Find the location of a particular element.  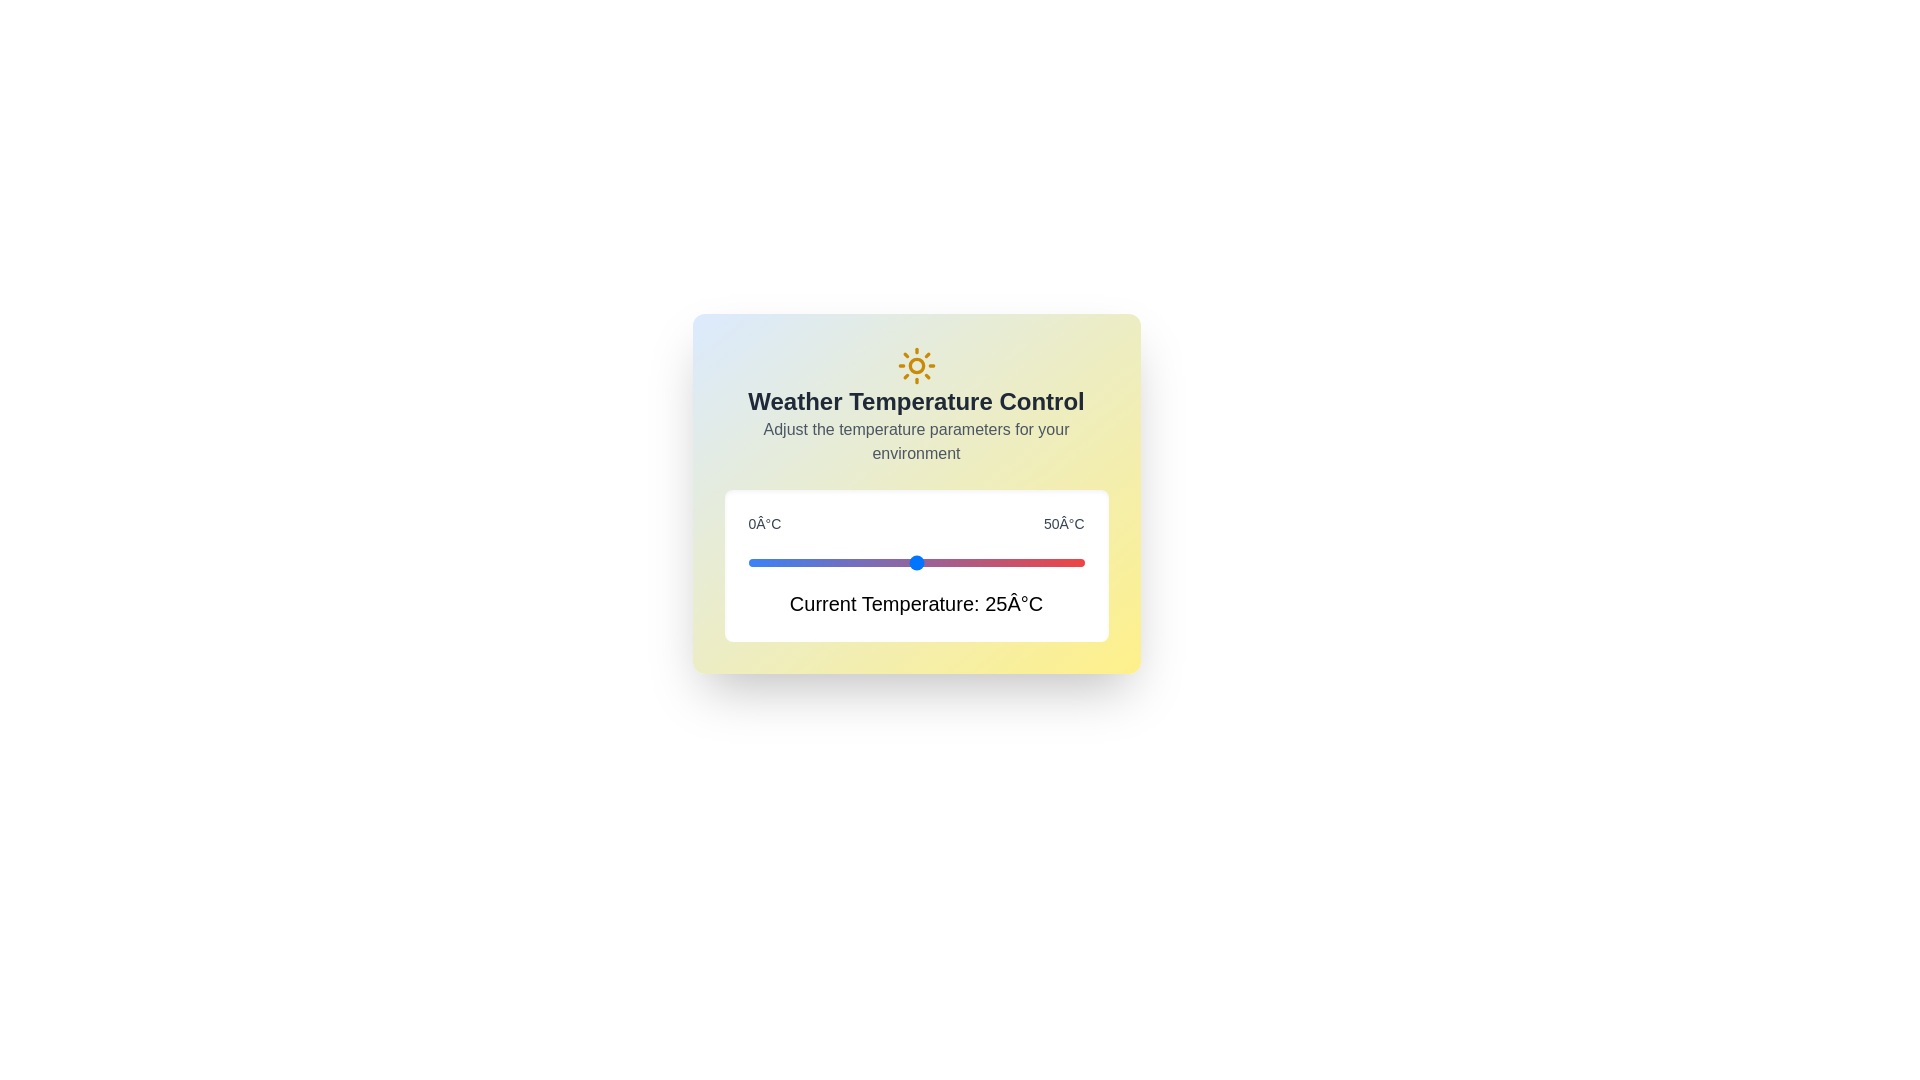

the temperature to 40°C using the slider is located at coordinates (1017, 563).